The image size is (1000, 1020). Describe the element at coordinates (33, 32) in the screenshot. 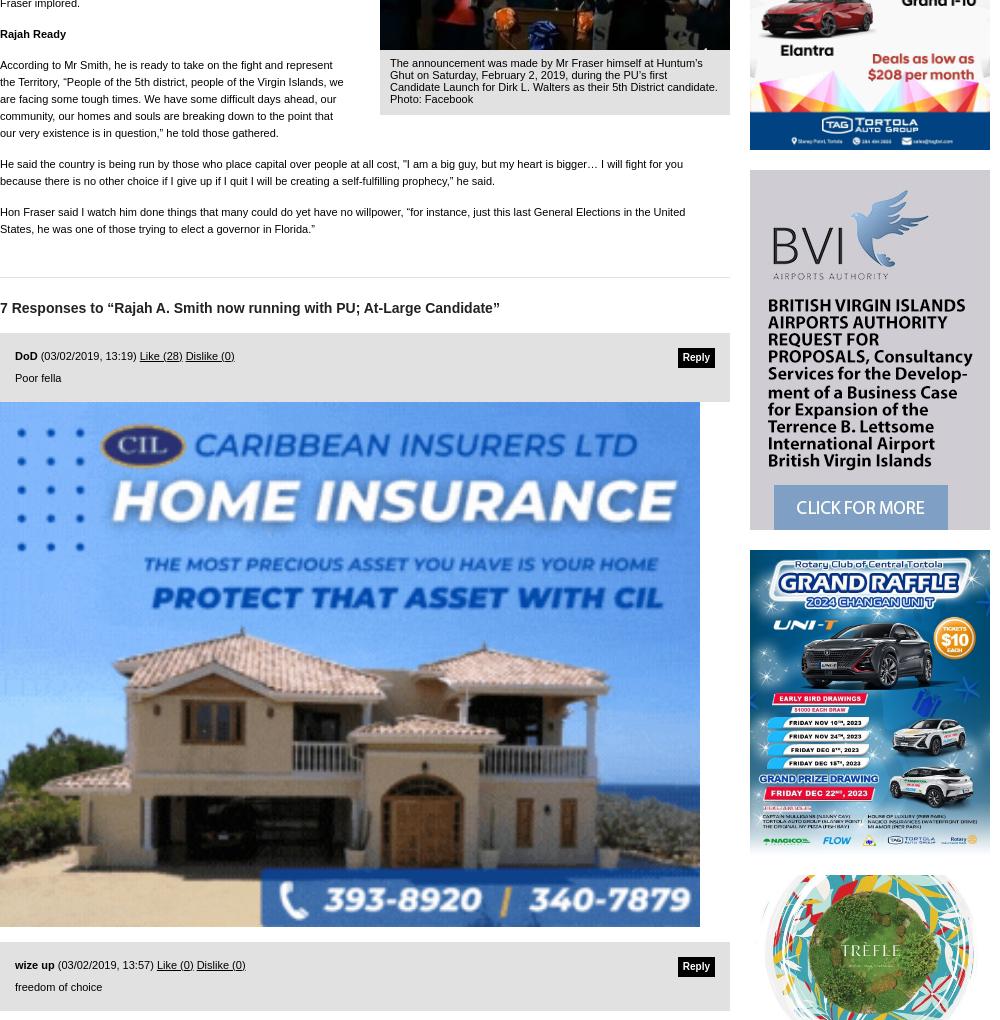

I see `'Rajah Ready'` at that location.